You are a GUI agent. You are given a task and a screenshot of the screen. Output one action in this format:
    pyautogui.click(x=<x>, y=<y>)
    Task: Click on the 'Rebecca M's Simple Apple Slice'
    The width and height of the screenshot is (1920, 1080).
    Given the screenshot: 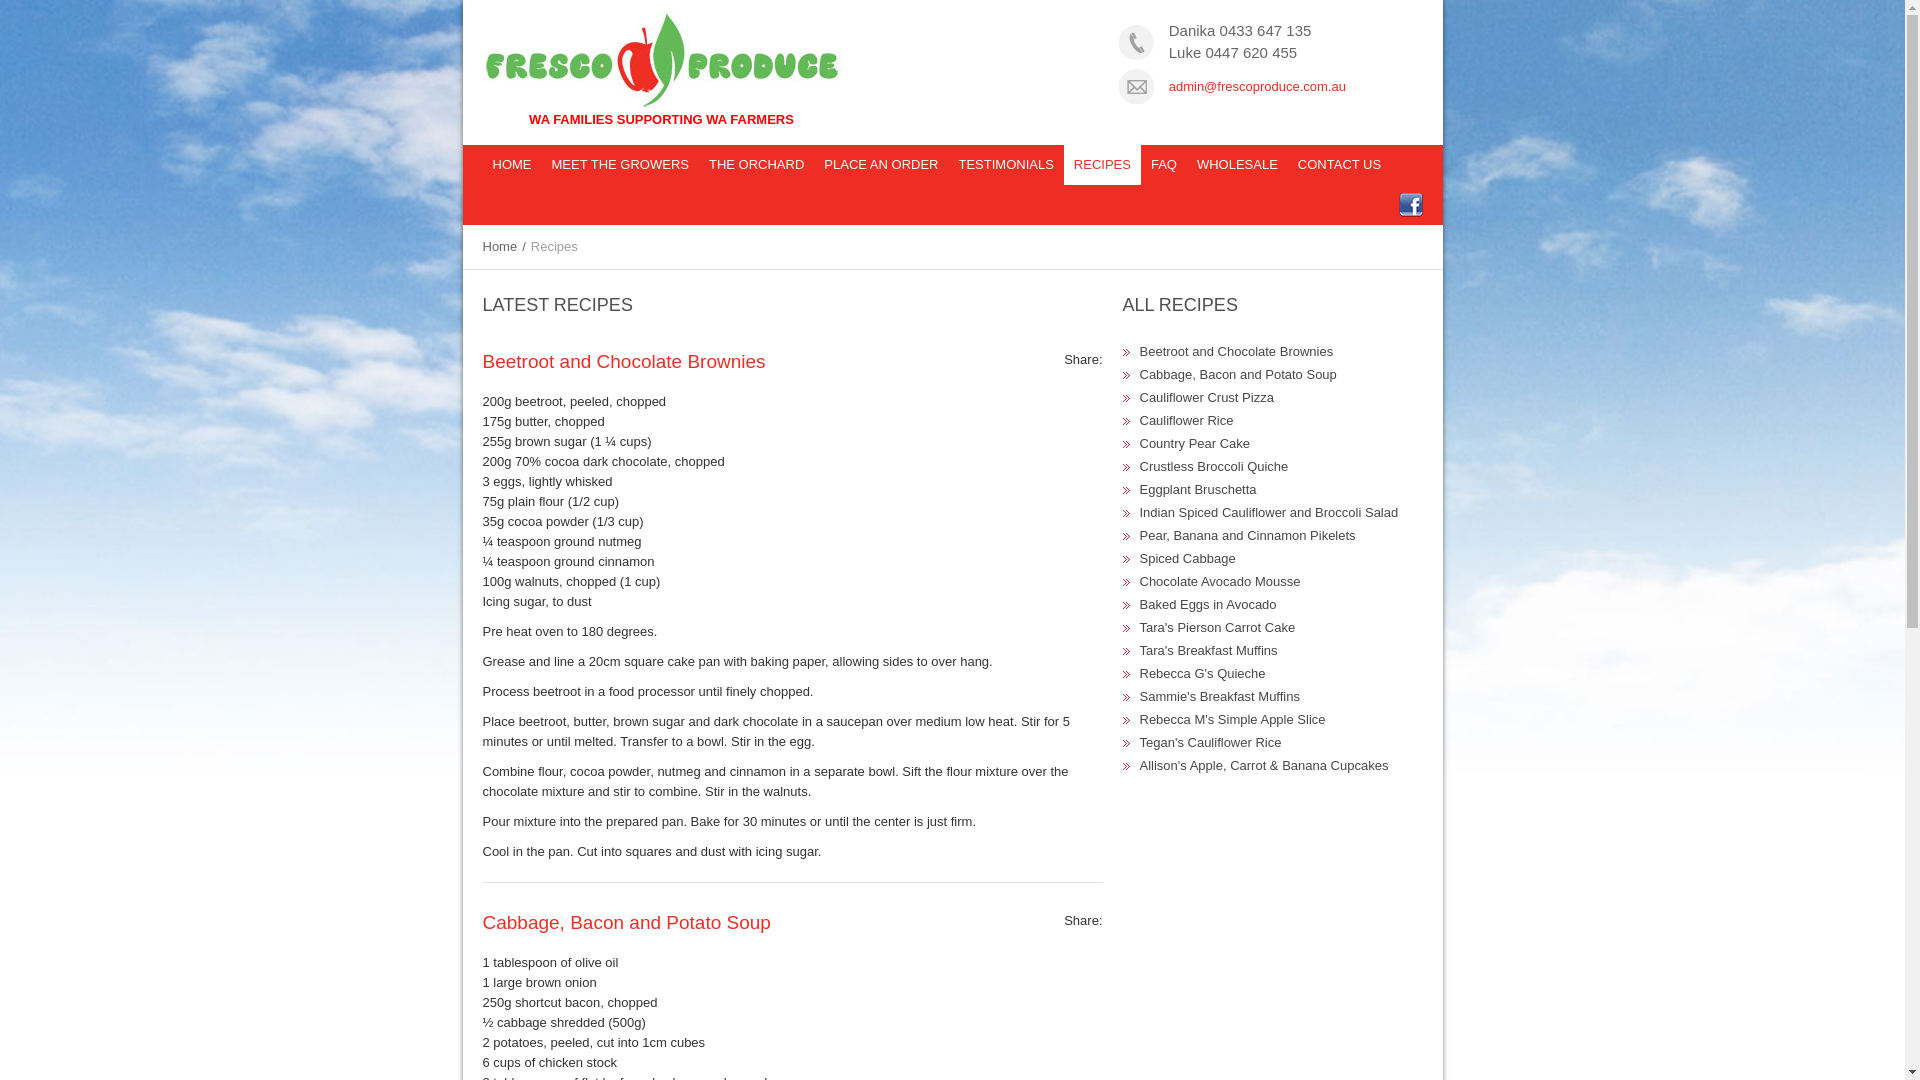 What is the action you would take?
    pyautogui.click(x=1232, y=718)
    